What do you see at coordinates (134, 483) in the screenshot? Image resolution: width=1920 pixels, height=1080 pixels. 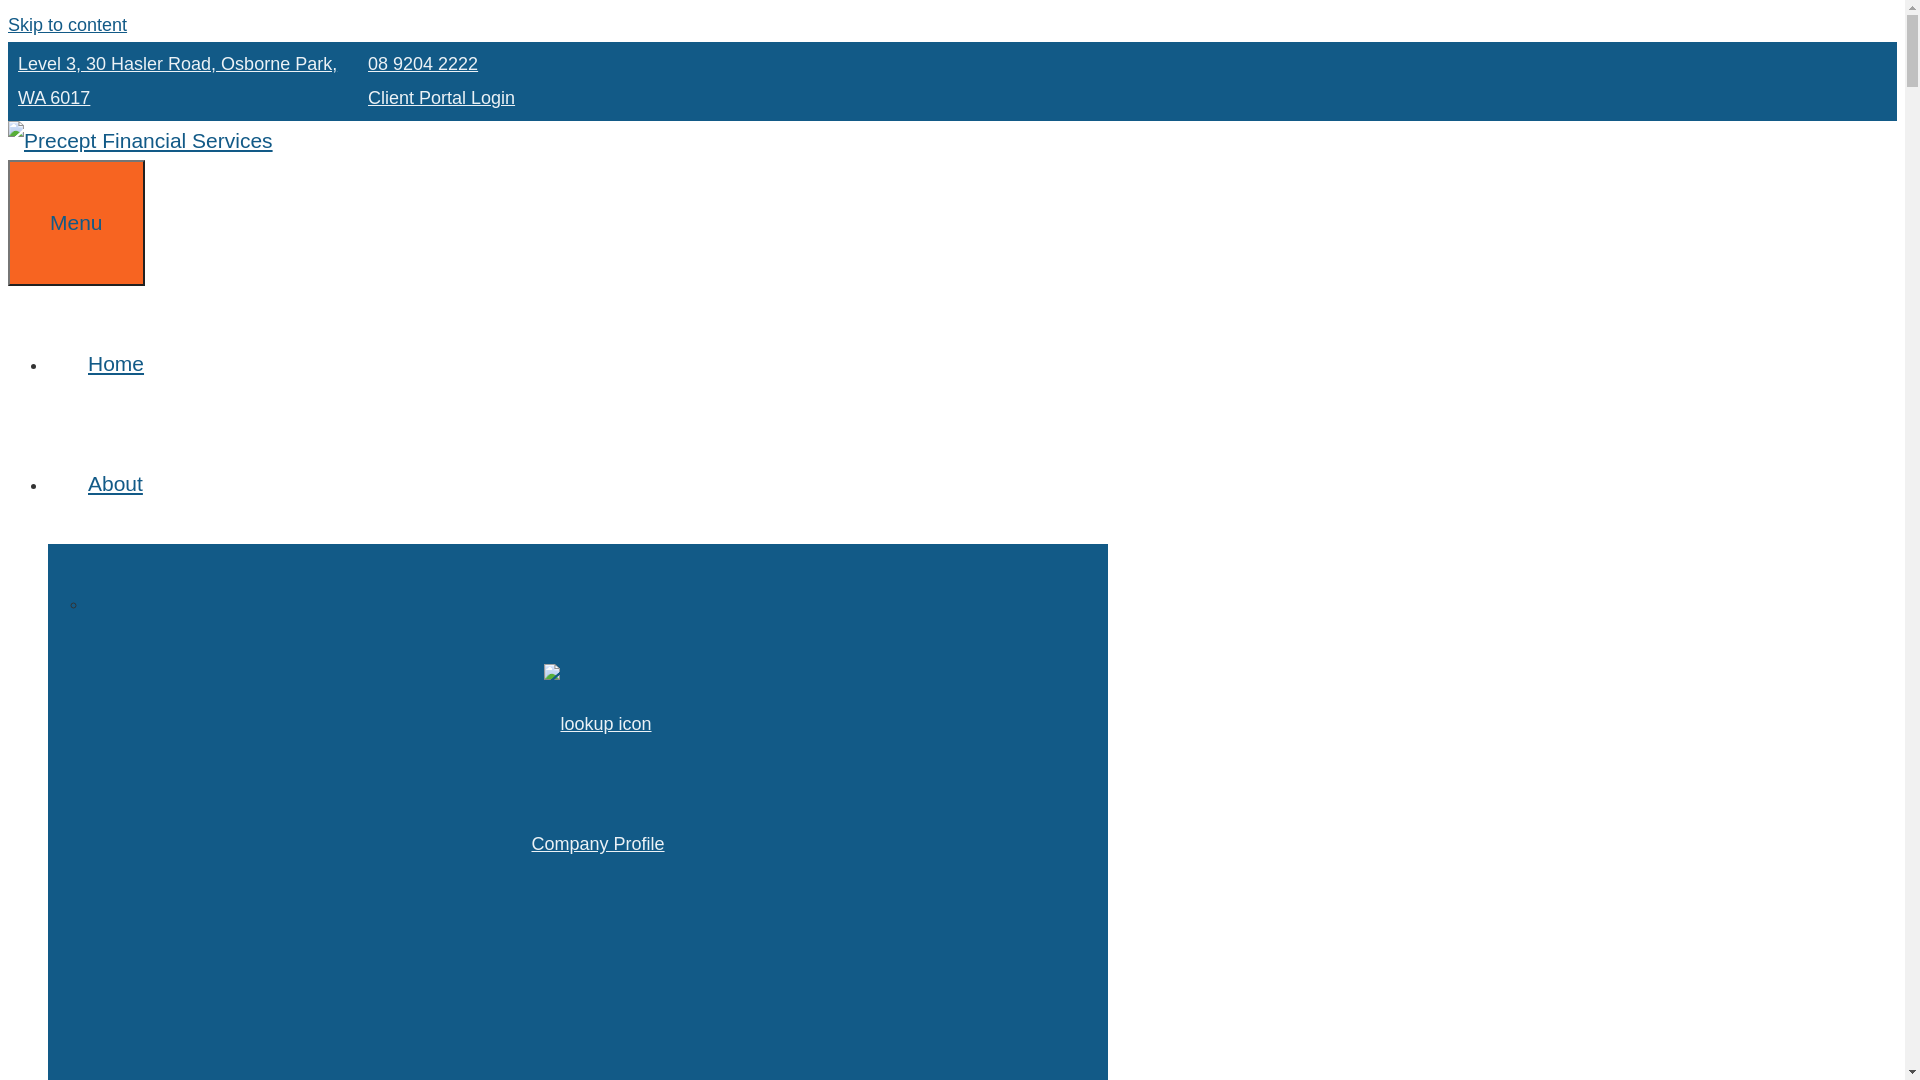 I see `'About'` at bounding box center [134, 483].